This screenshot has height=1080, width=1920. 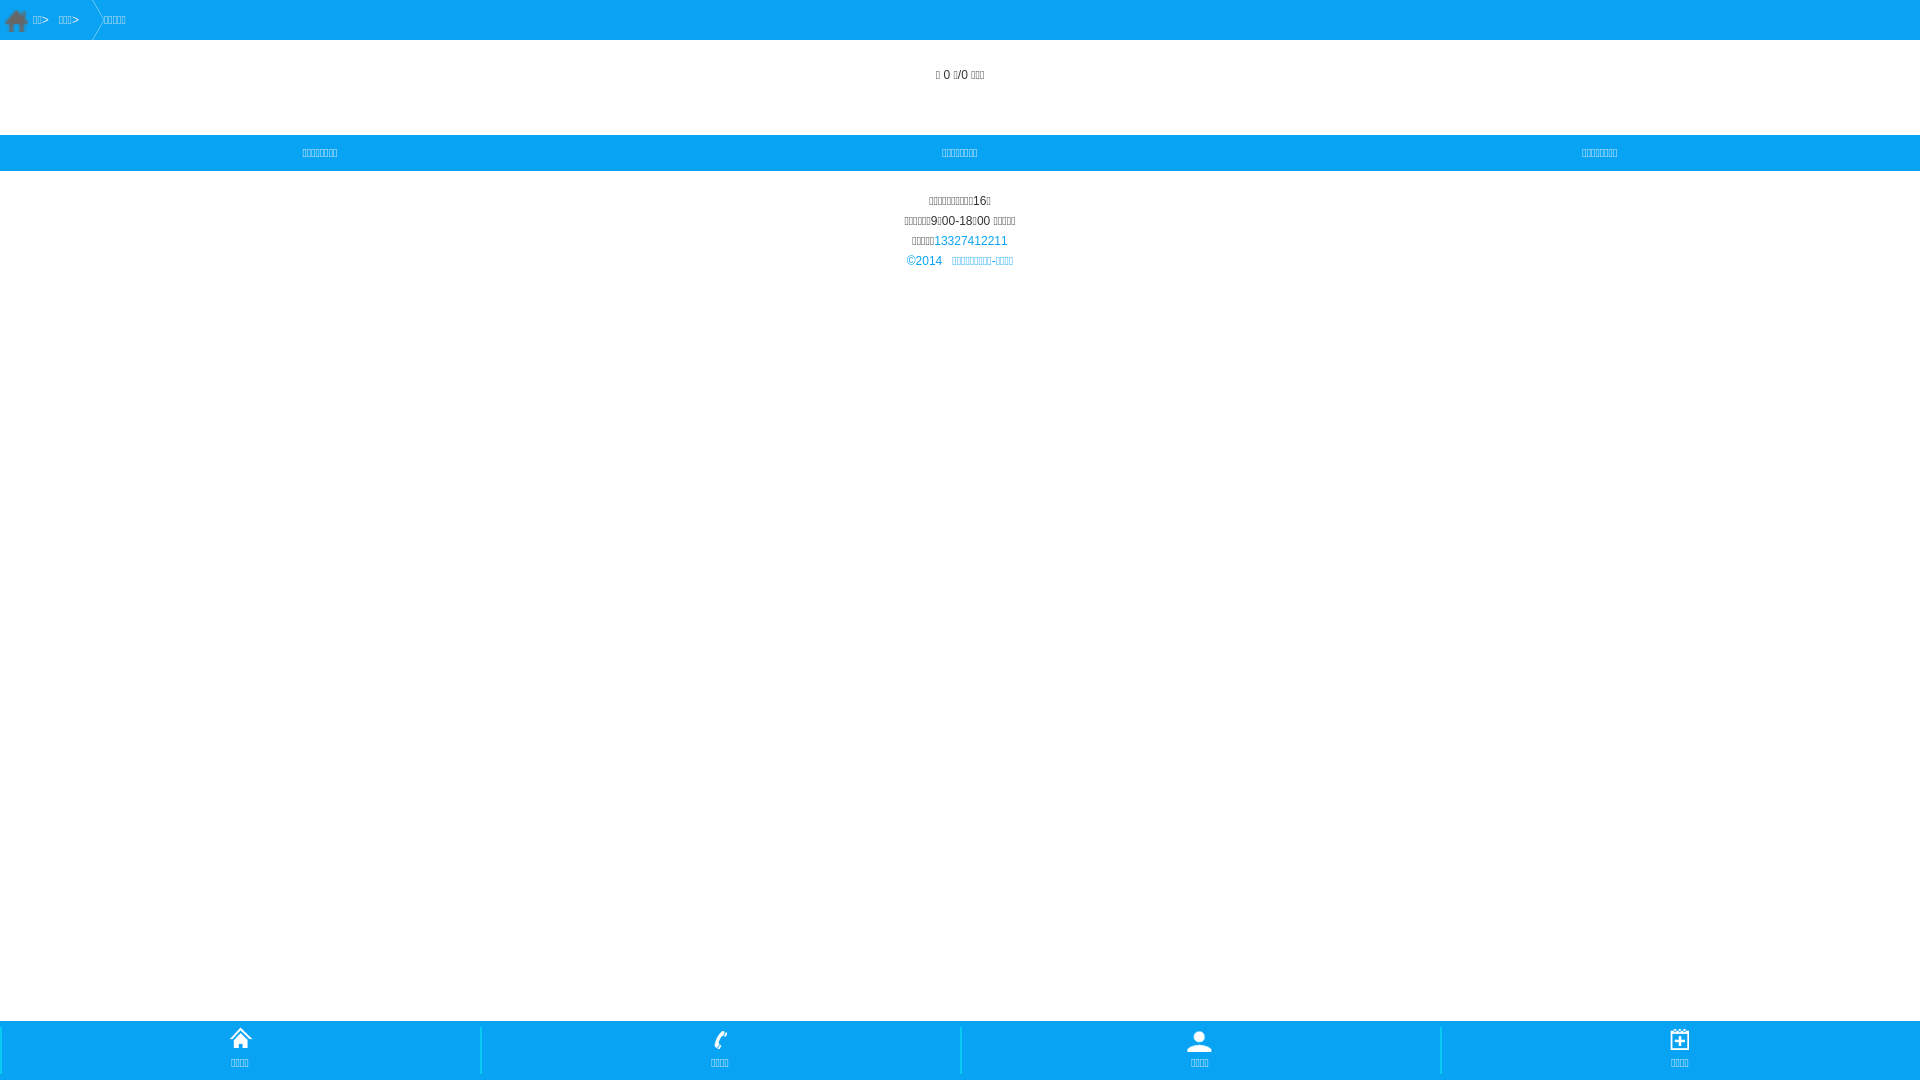 What do you see at coordinates (970, 239) in the screenshot?
I see `'13327412211'` at bounding box center [970, 239].